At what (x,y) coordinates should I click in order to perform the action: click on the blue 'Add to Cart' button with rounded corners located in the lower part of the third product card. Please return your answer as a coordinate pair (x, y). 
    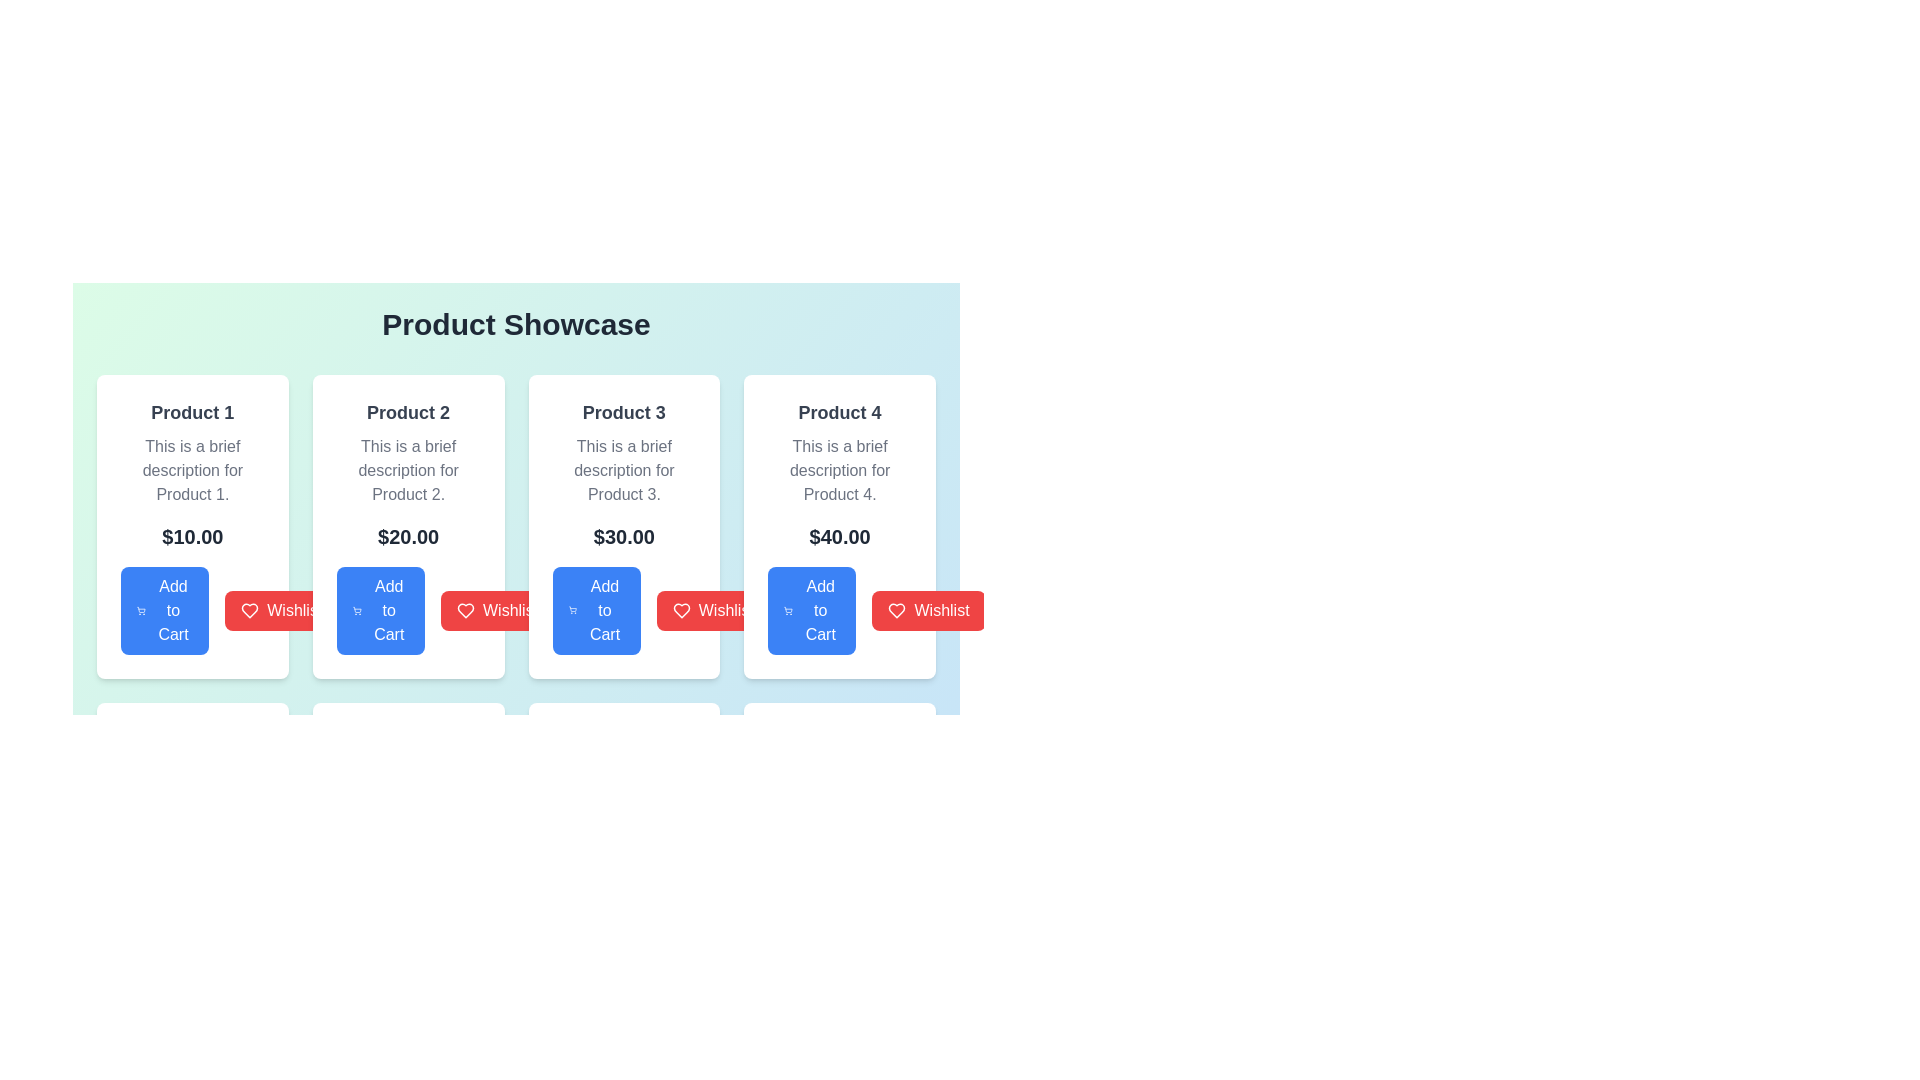
    Looking at the image, I should click on (623, 609).